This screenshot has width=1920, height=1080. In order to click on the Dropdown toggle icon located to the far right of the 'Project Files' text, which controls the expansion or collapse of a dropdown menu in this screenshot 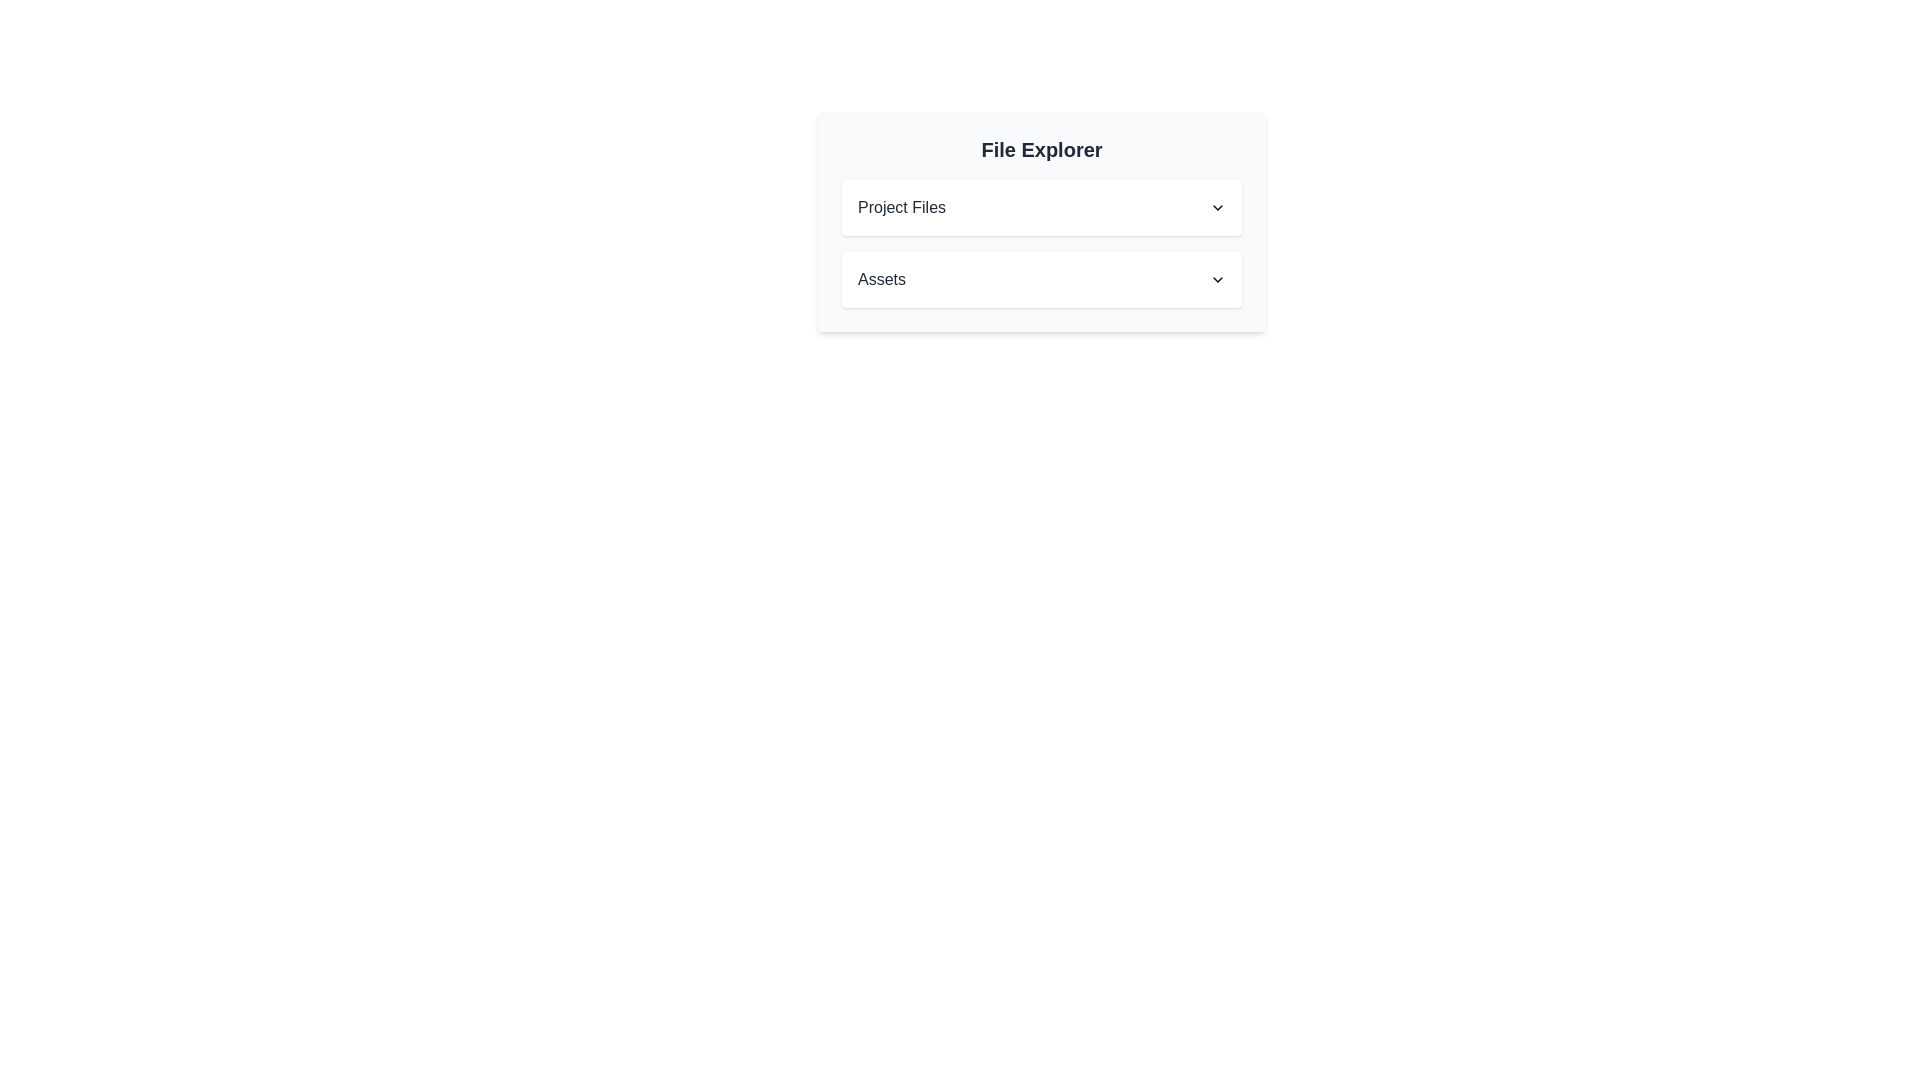, I will do `click(1217, 208)`.